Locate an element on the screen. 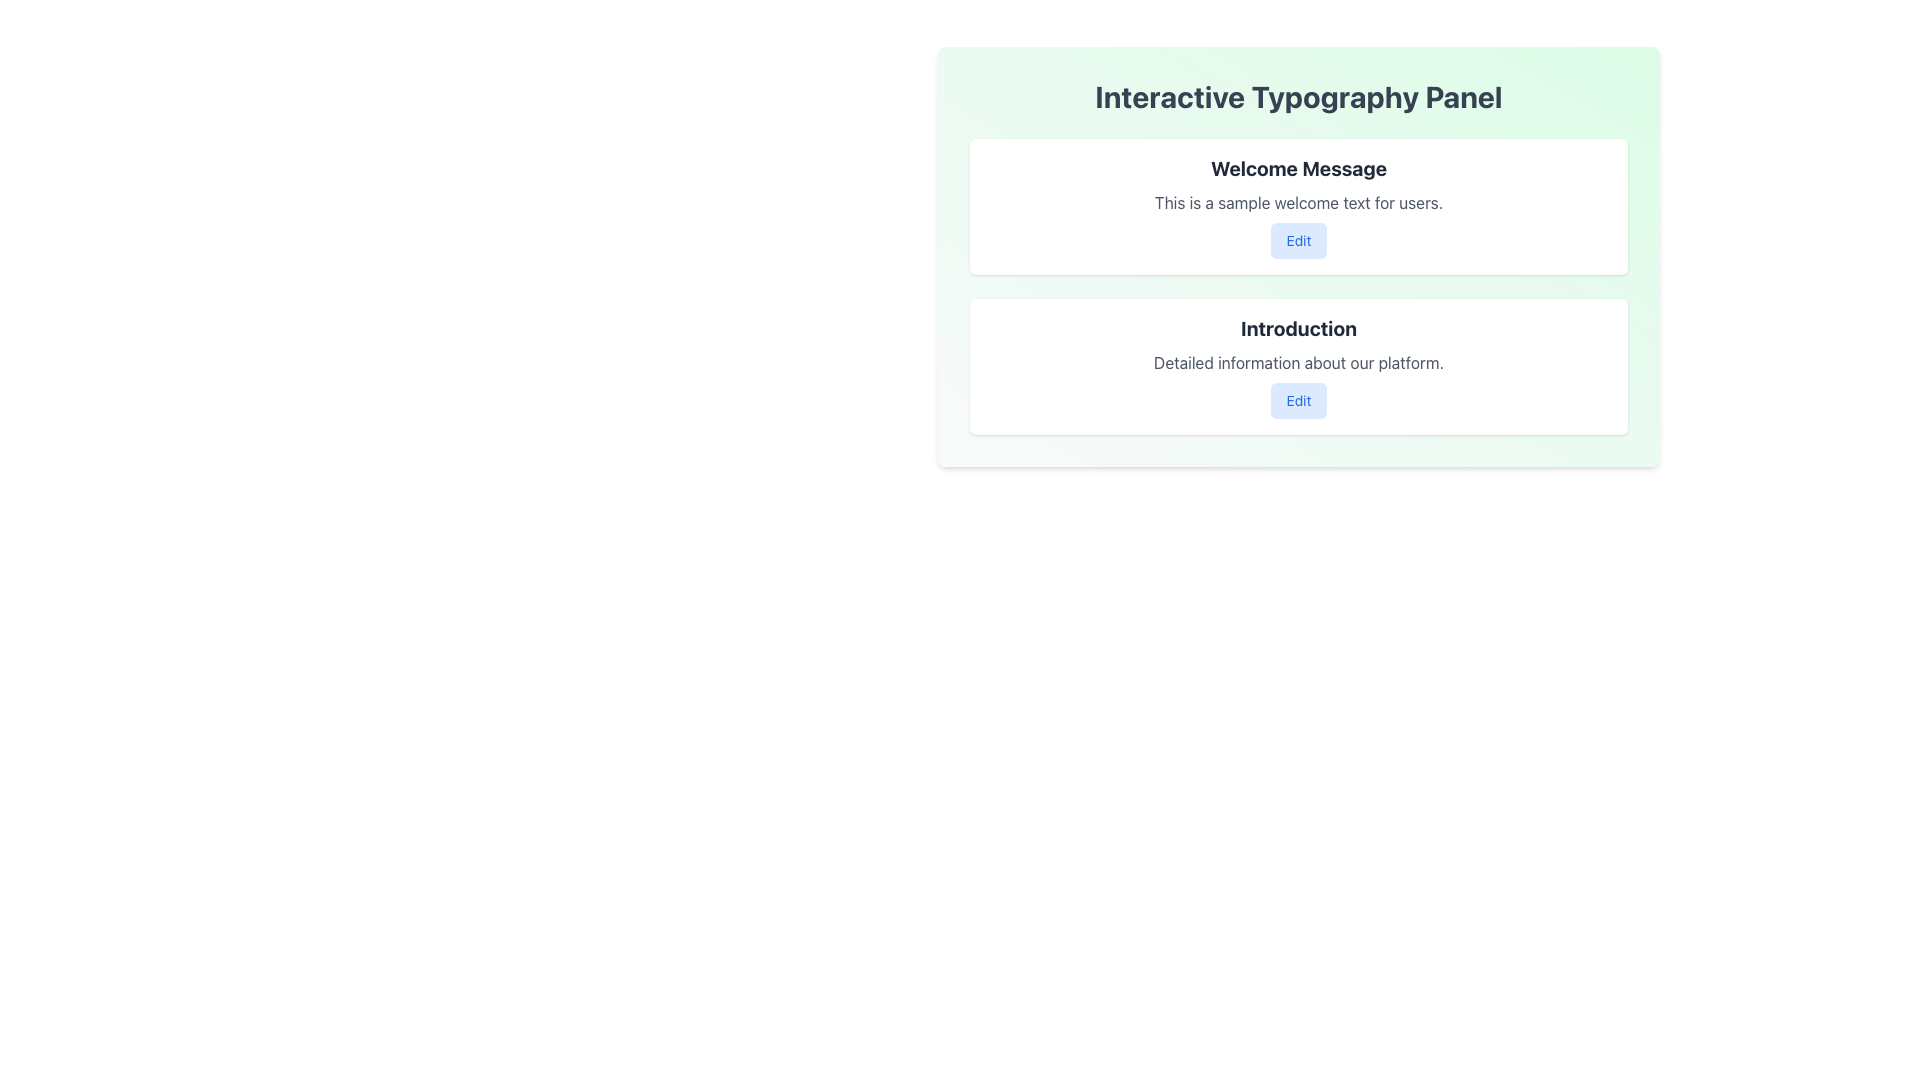 This screenshot has height=1080, width=1920. the text label displayed in gray below the 'Welcome Message' heading, which is located on a light green background is located at coordinates (1299, 203).